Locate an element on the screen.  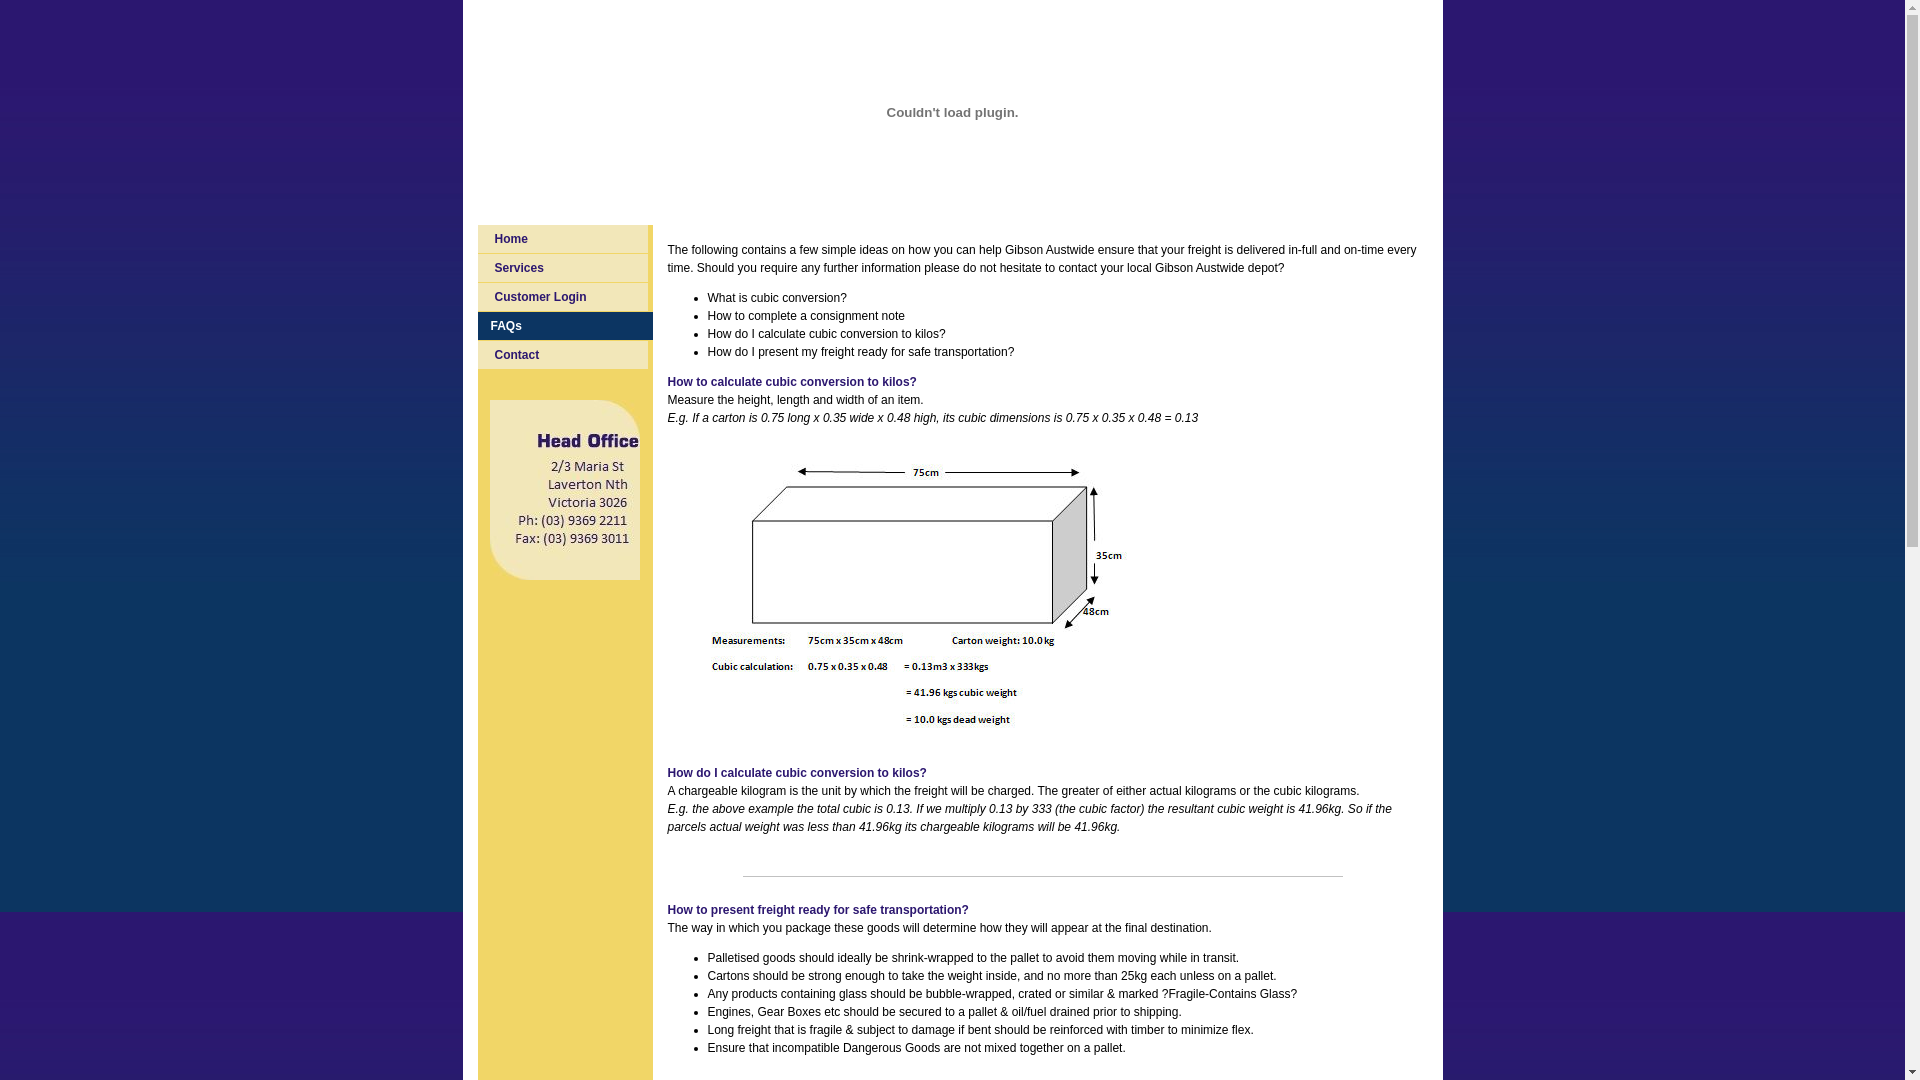
'Customer Login' is located at coordinates (477, 297).